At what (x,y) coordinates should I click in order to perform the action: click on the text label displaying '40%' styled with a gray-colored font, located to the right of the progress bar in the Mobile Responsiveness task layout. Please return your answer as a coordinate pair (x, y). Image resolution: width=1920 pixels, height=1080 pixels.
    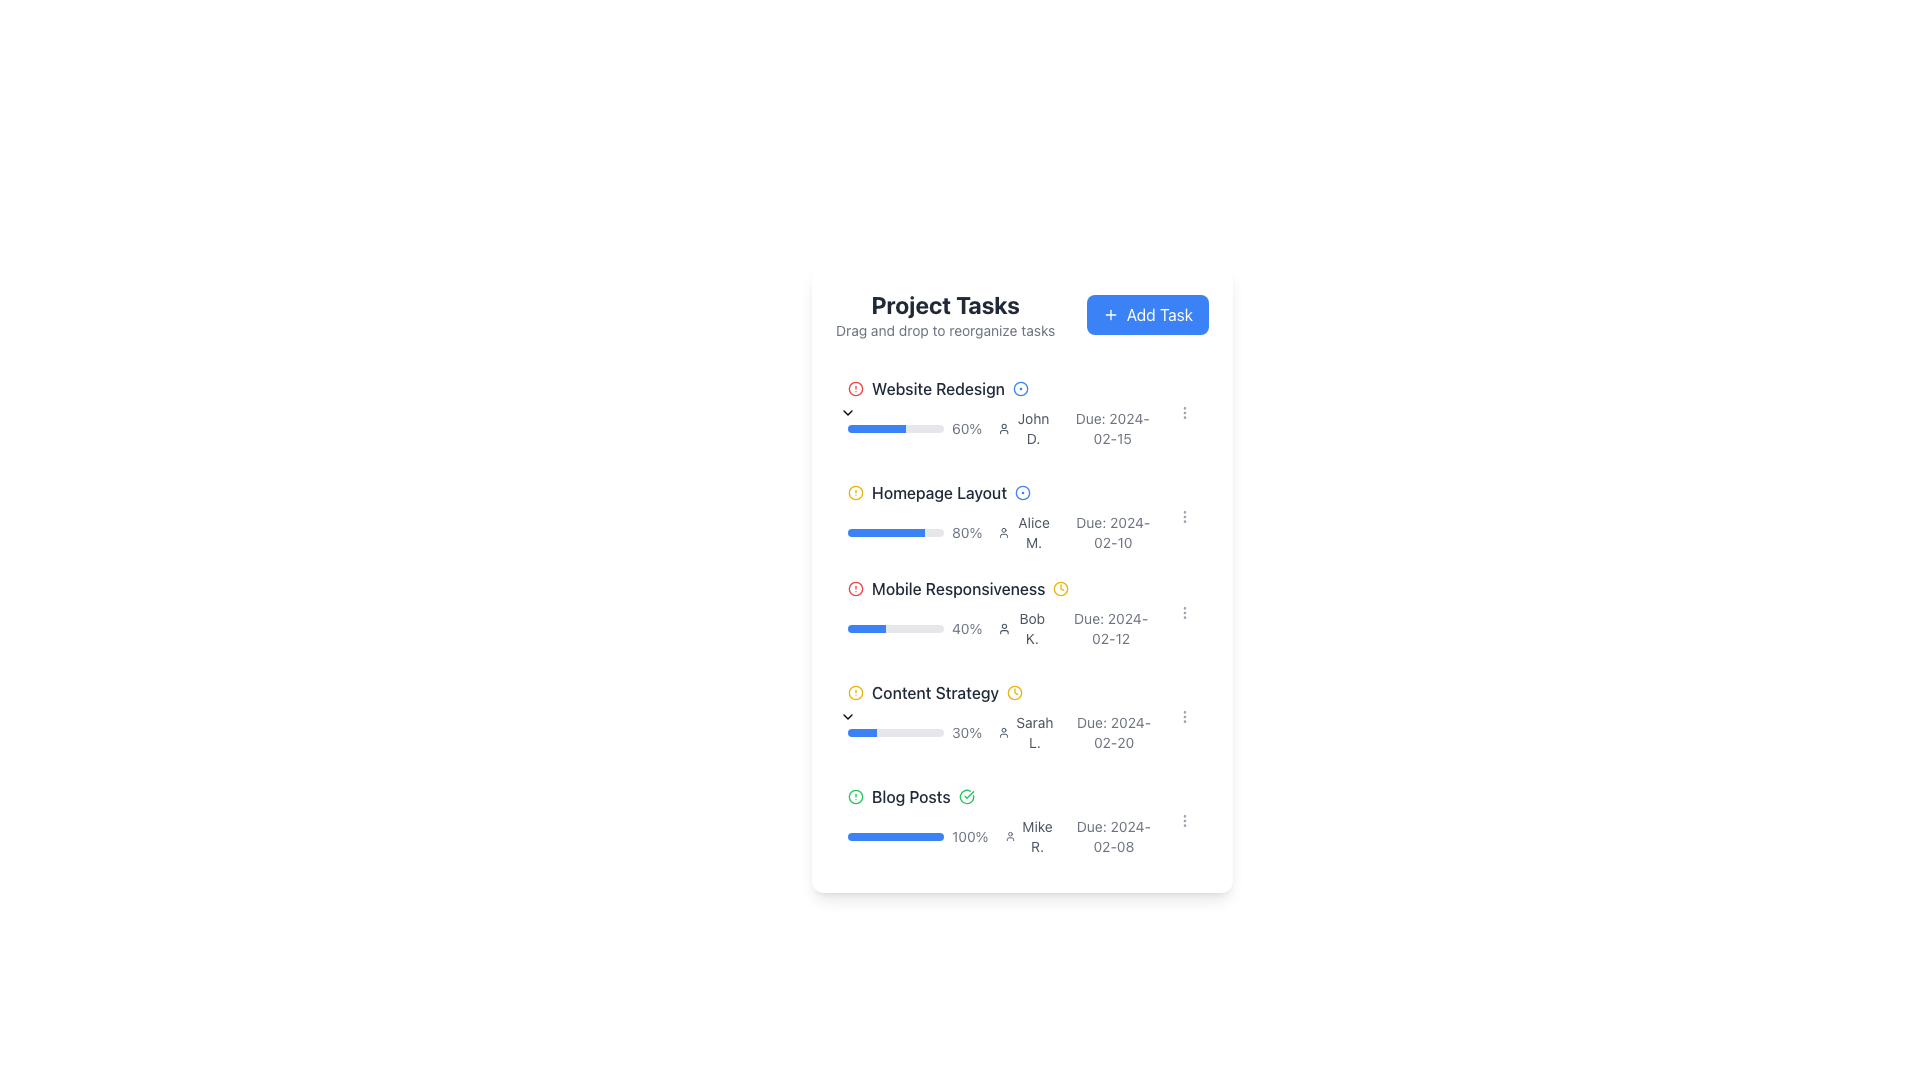
    Looking at the image, I should click on (967, 627).